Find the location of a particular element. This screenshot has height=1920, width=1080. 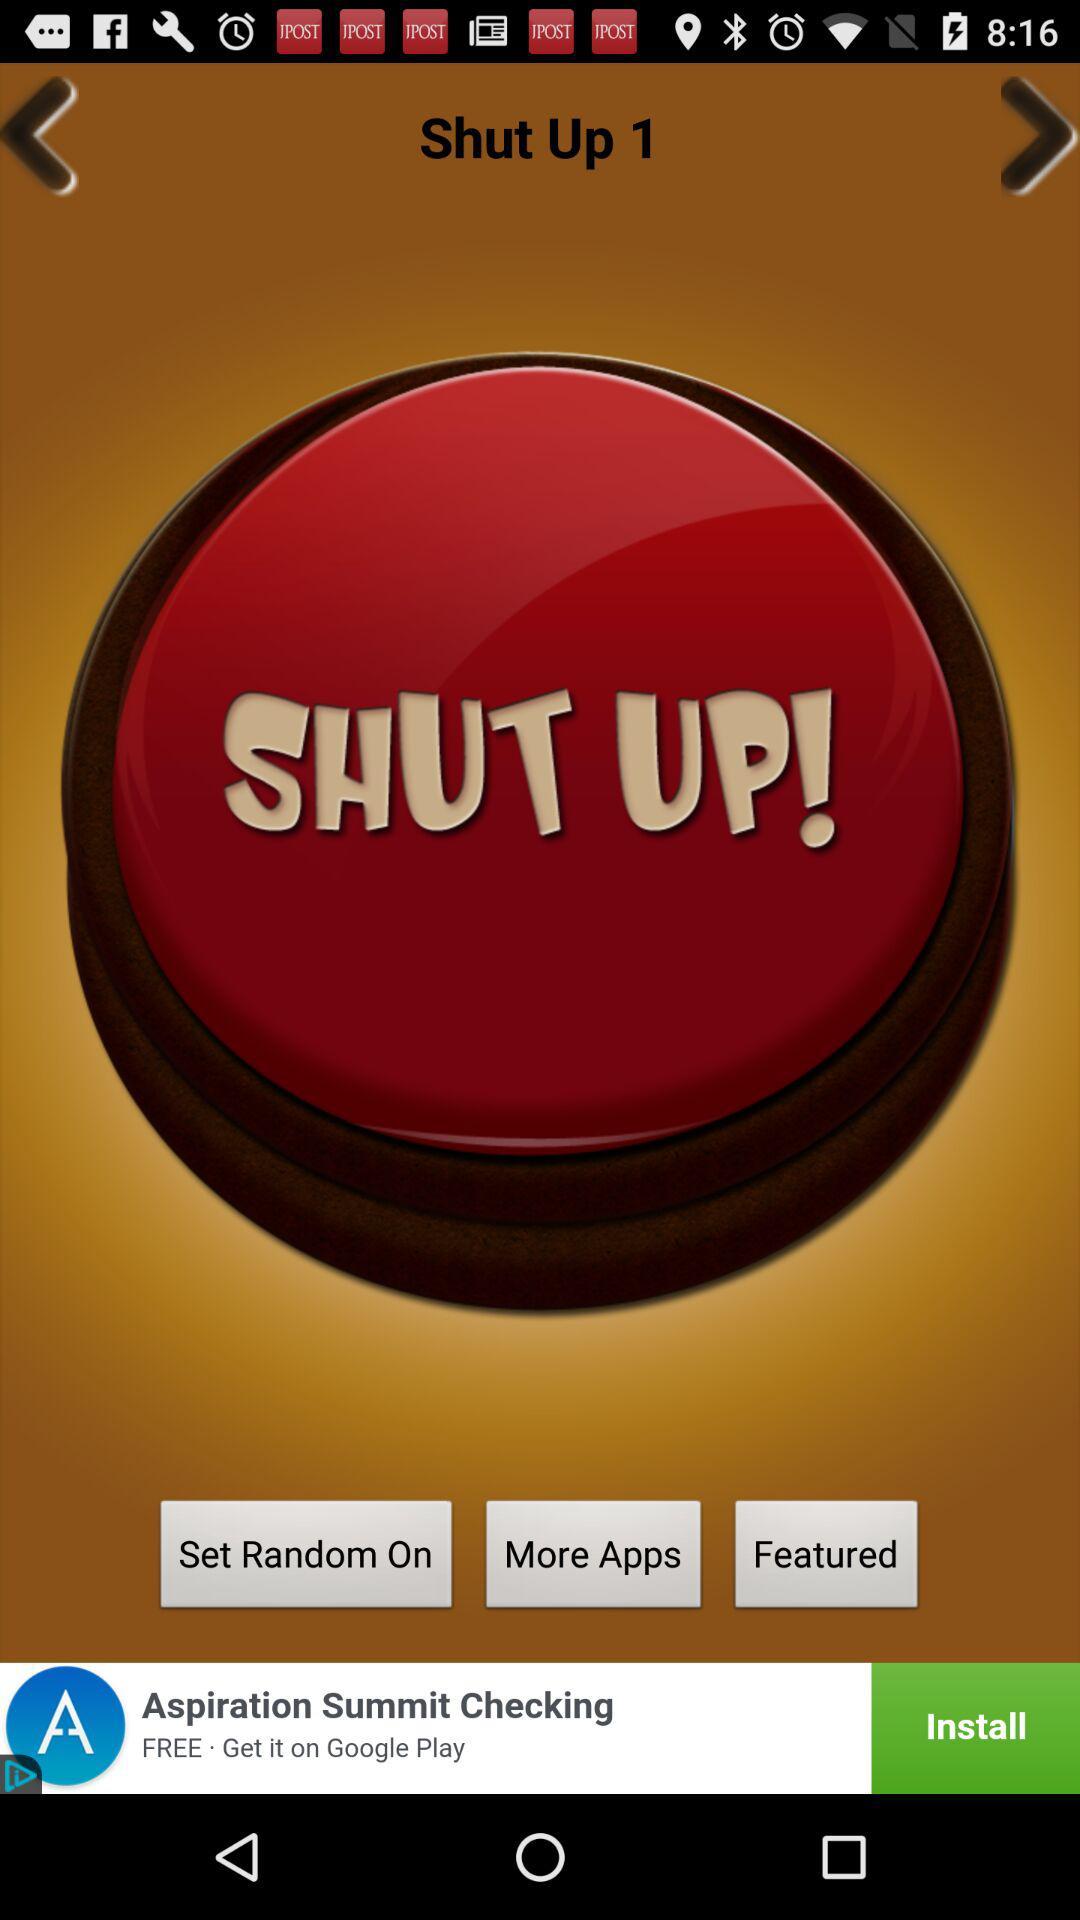

item at the bottom right corner is located at coordinates (826, 1559).